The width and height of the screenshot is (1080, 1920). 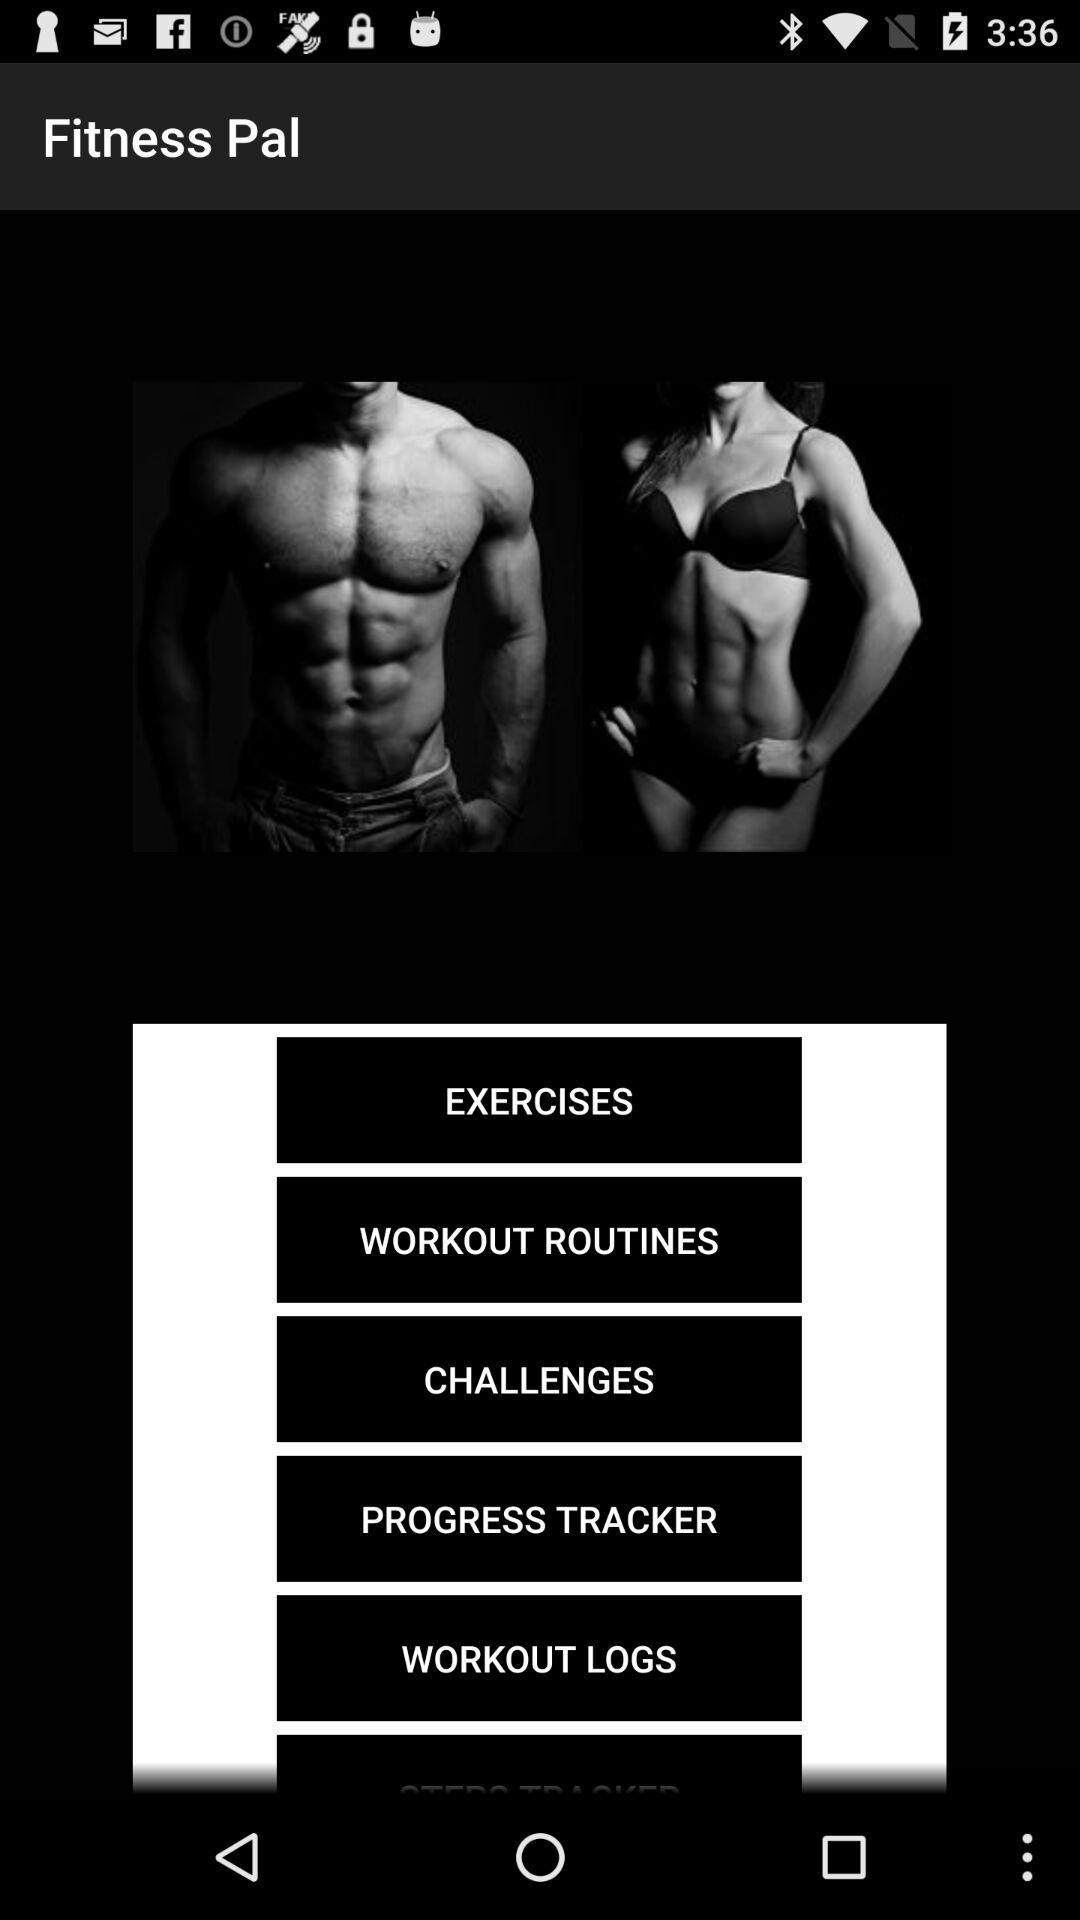 What do you see at coordinates (538, 1518) in the screenshot?
I see `the icon below challenges` at bounding box center [538, 1518].